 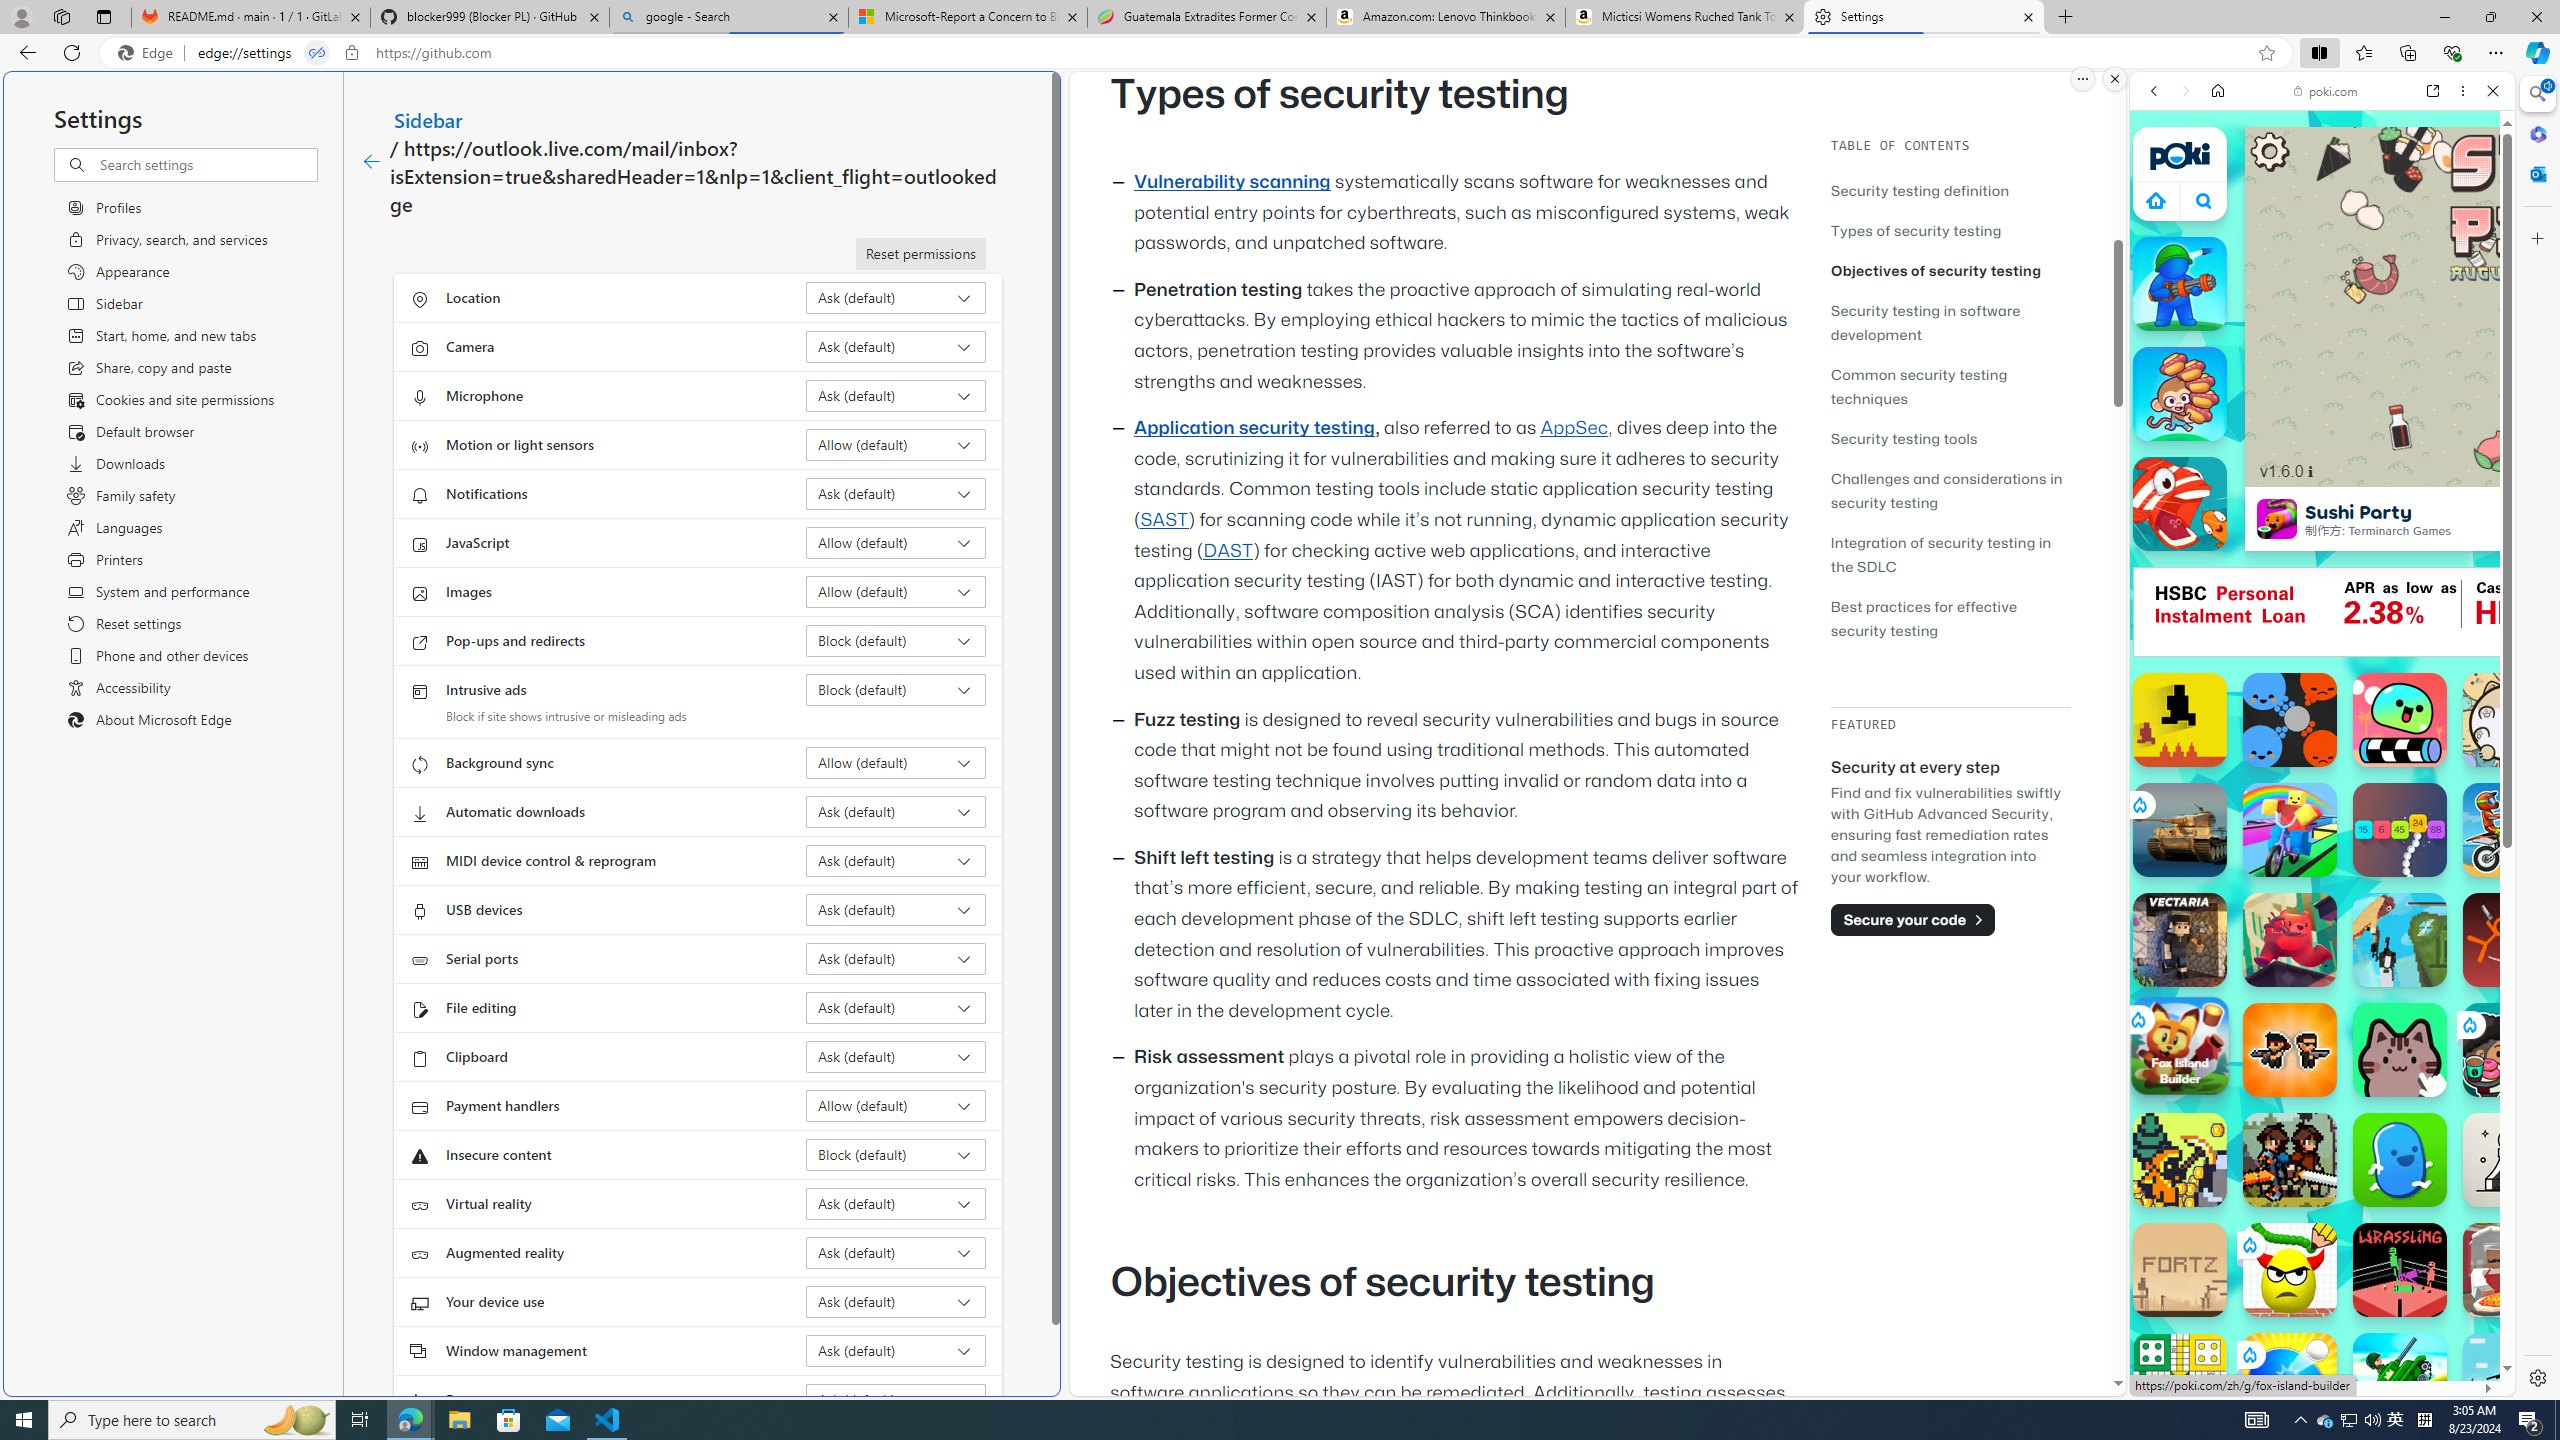 What do you see at coordinates (896, 1104) in the screenshot?
I see `'Payment handlers Allow (default)'` at bounding box center [896, 1104].